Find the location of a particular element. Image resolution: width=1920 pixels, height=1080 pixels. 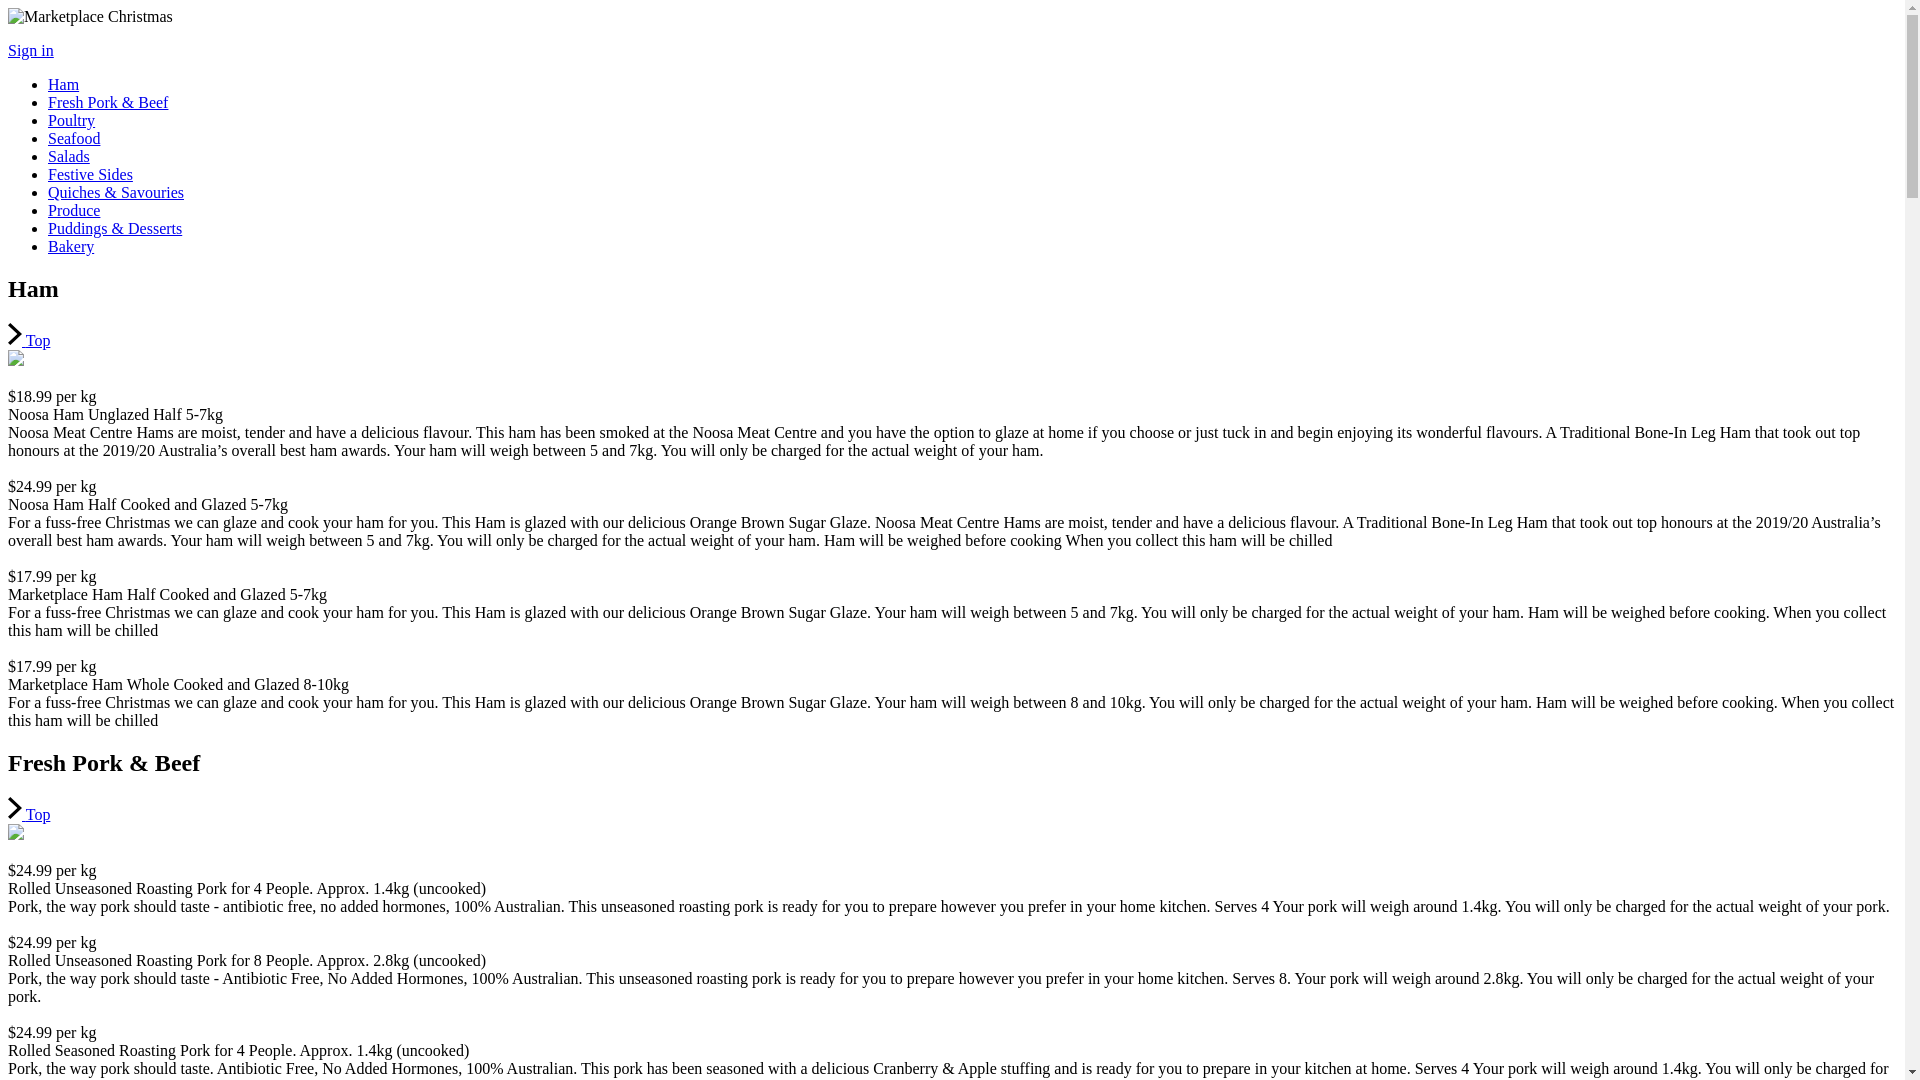

'Poultry' is located at coordinates (71, 120).